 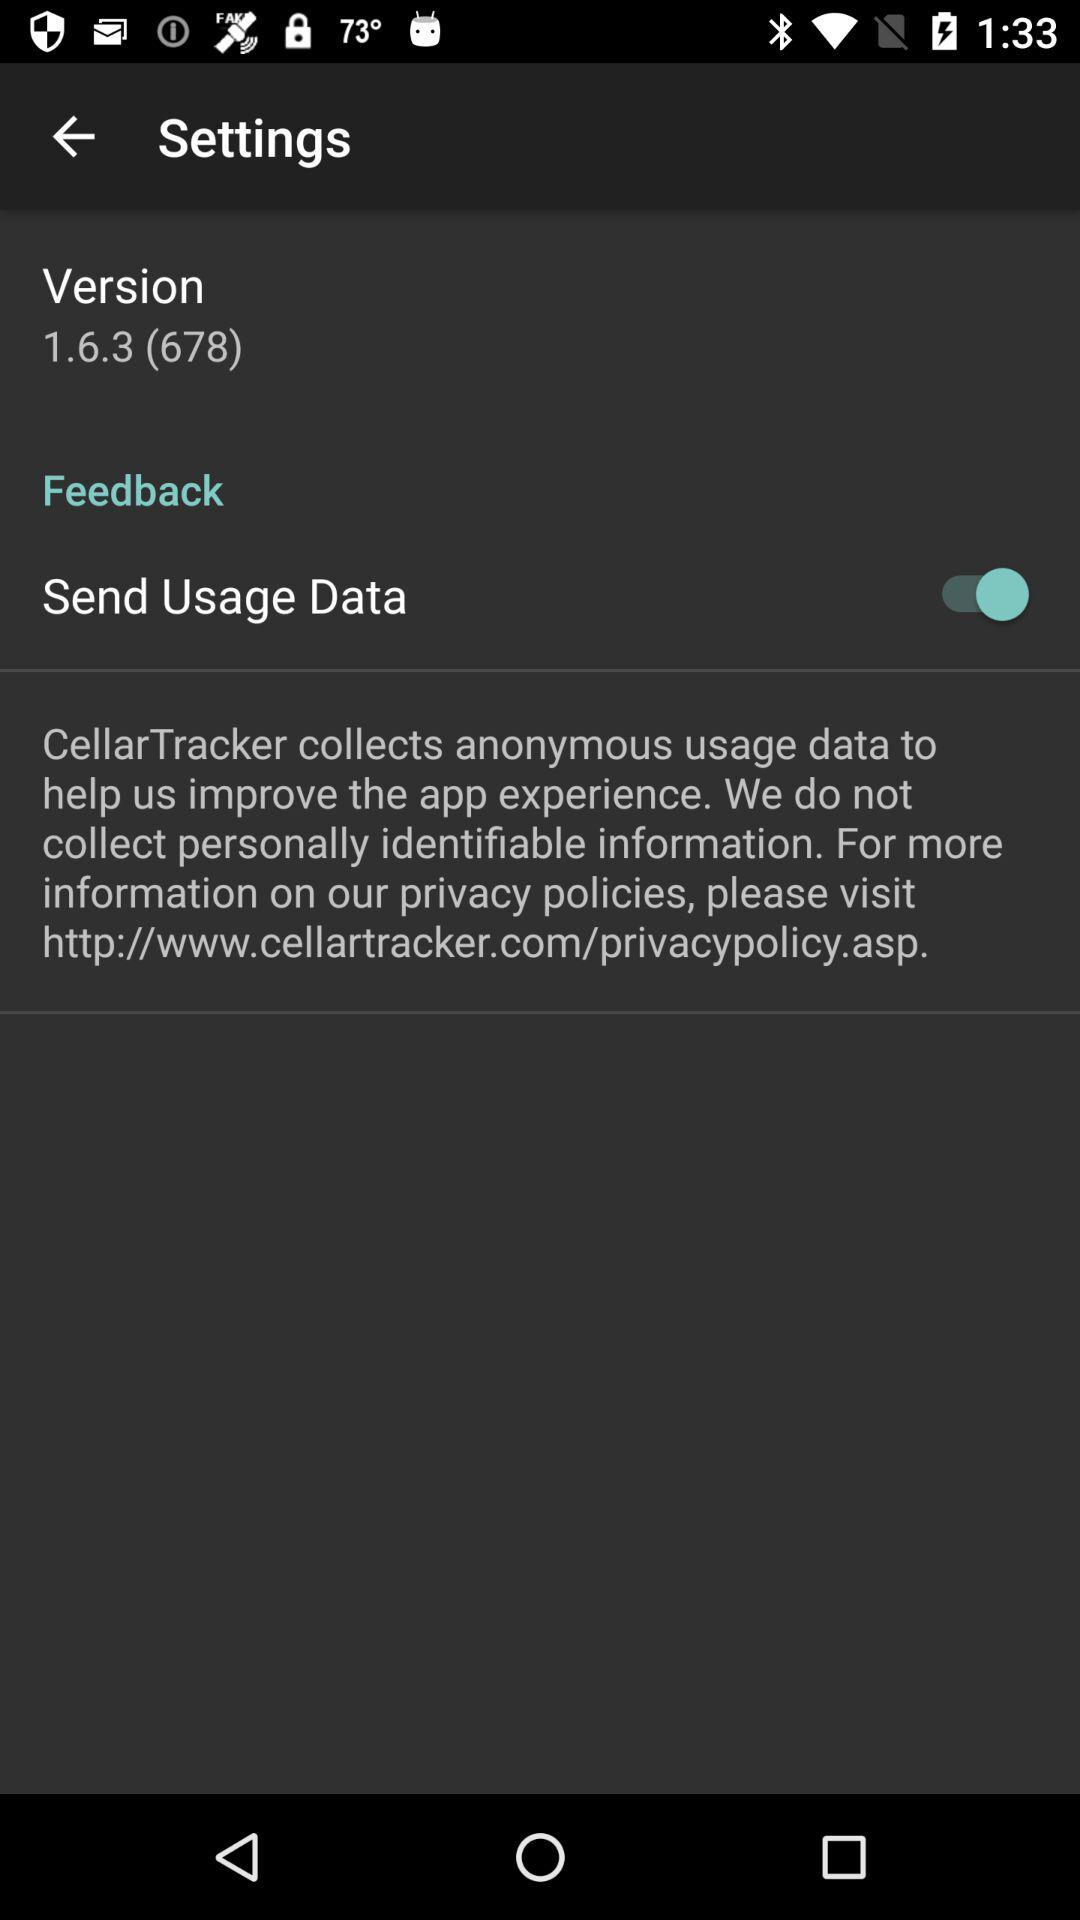 I want to click on cellartracker collects anonymous icon, so click(x=540, y=841).